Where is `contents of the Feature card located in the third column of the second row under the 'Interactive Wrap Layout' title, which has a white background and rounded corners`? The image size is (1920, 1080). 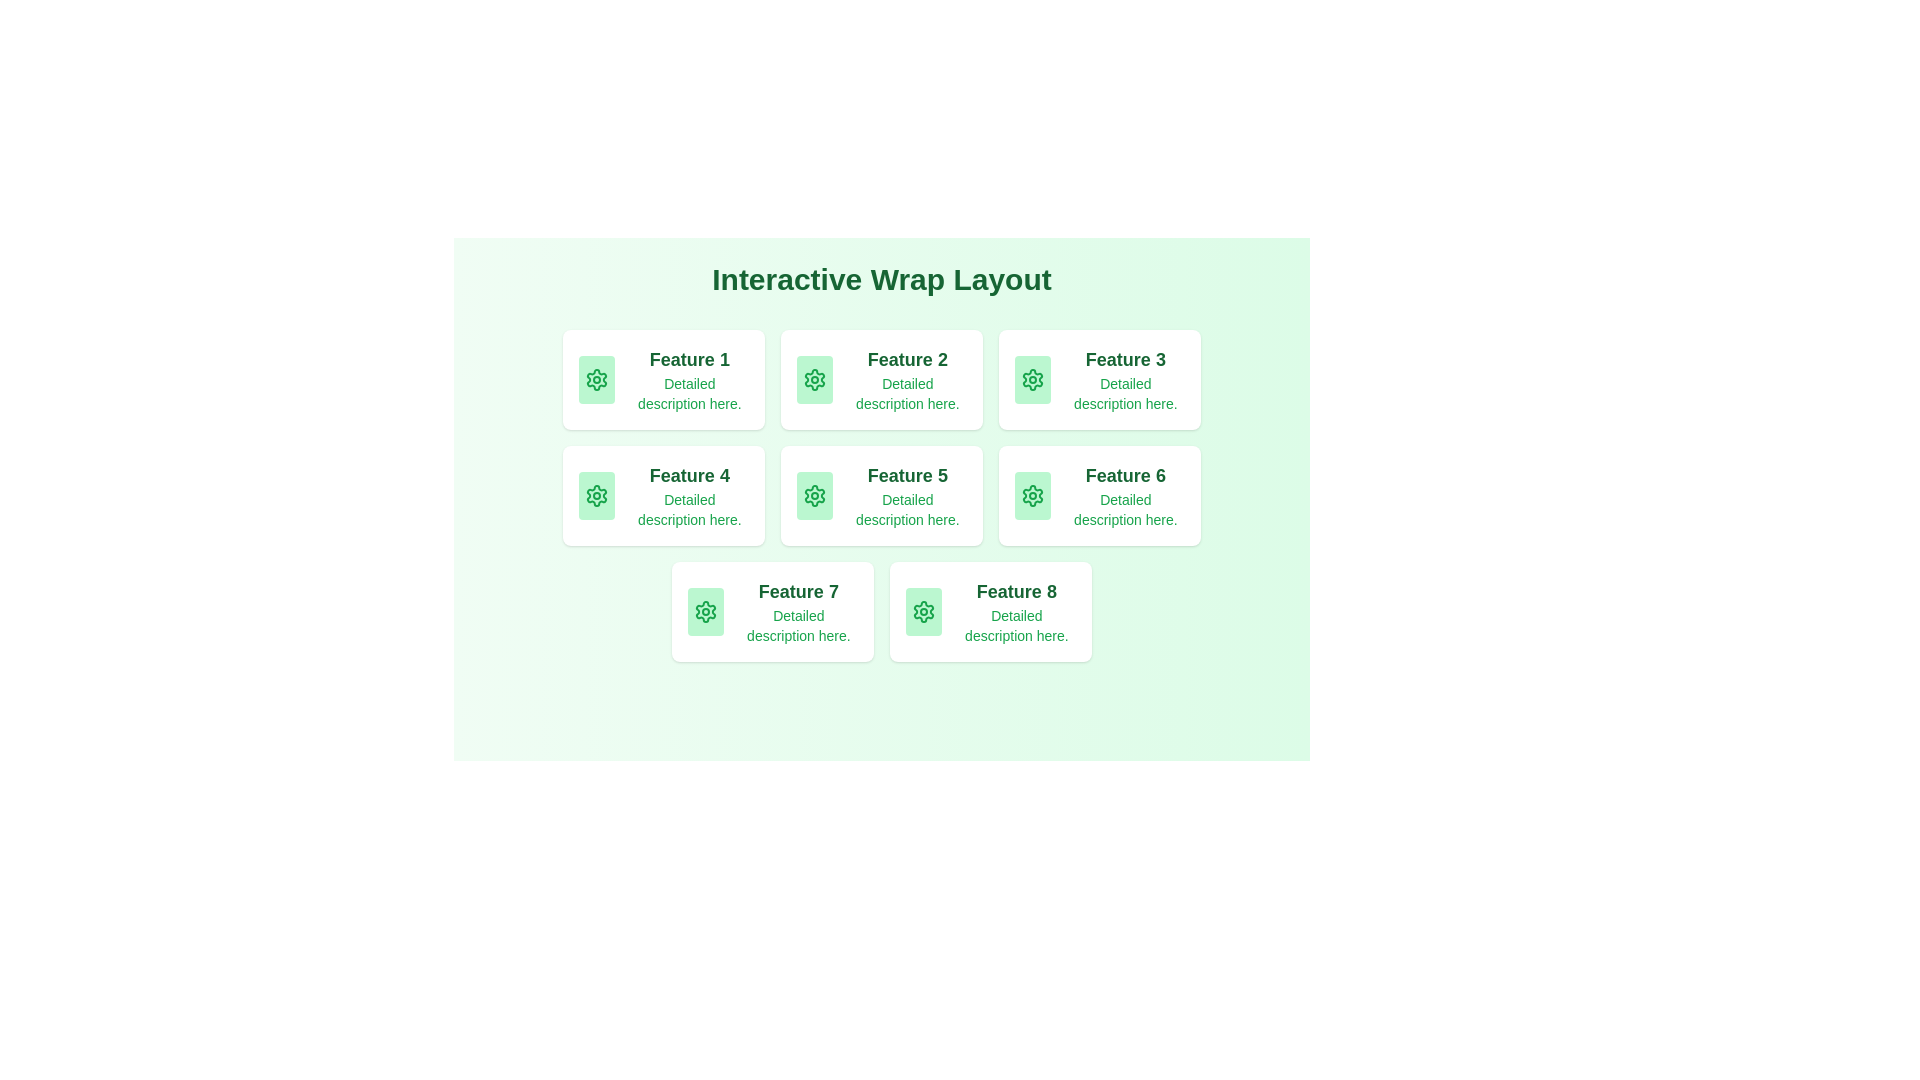 contents of the Feature card located in the third column of the second row under the 'Interactive Wrap Layout' title, which has a white background and rounded corners is located at coordinates (1098, 495).